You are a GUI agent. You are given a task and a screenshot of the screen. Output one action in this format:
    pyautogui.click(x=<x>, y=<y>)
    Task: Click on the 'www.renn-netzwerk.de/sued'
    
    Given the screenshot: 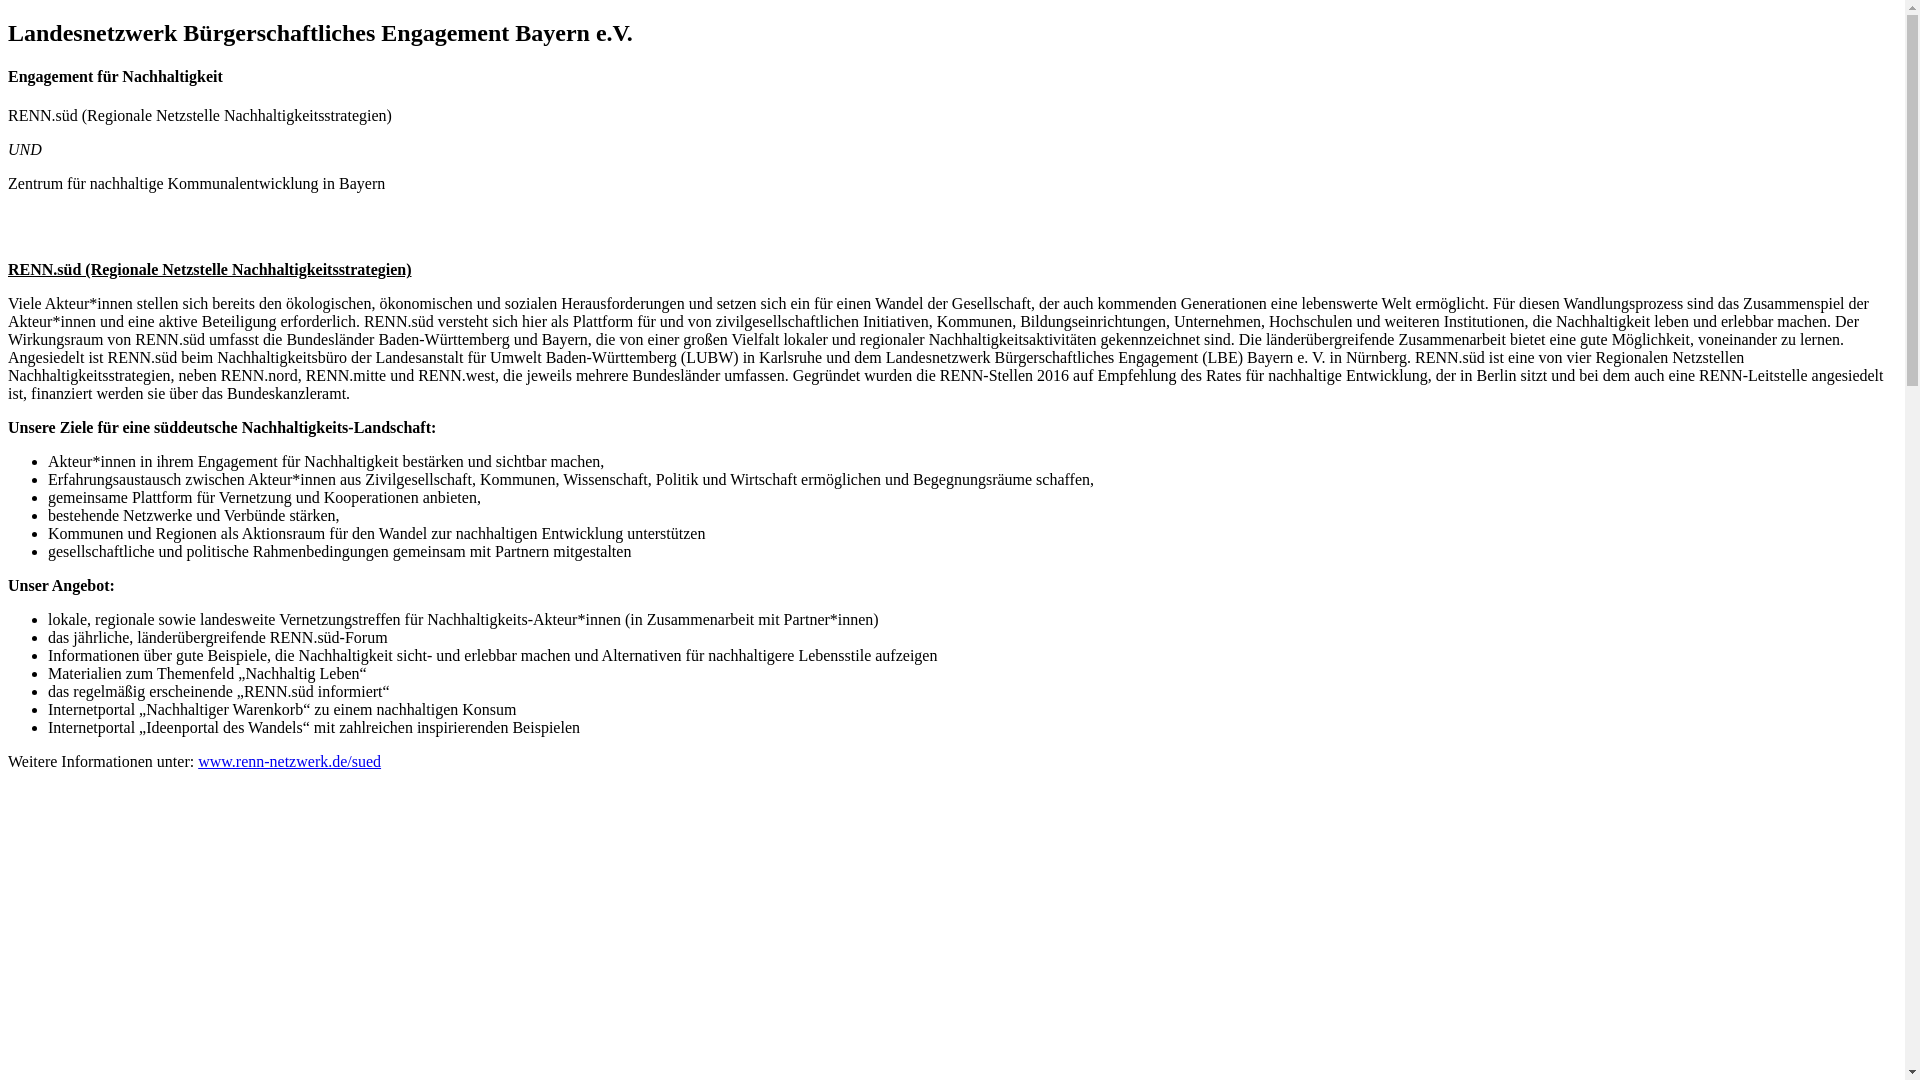 What is the action you would take?
    pyautogui.click(x=288, y=761)
    